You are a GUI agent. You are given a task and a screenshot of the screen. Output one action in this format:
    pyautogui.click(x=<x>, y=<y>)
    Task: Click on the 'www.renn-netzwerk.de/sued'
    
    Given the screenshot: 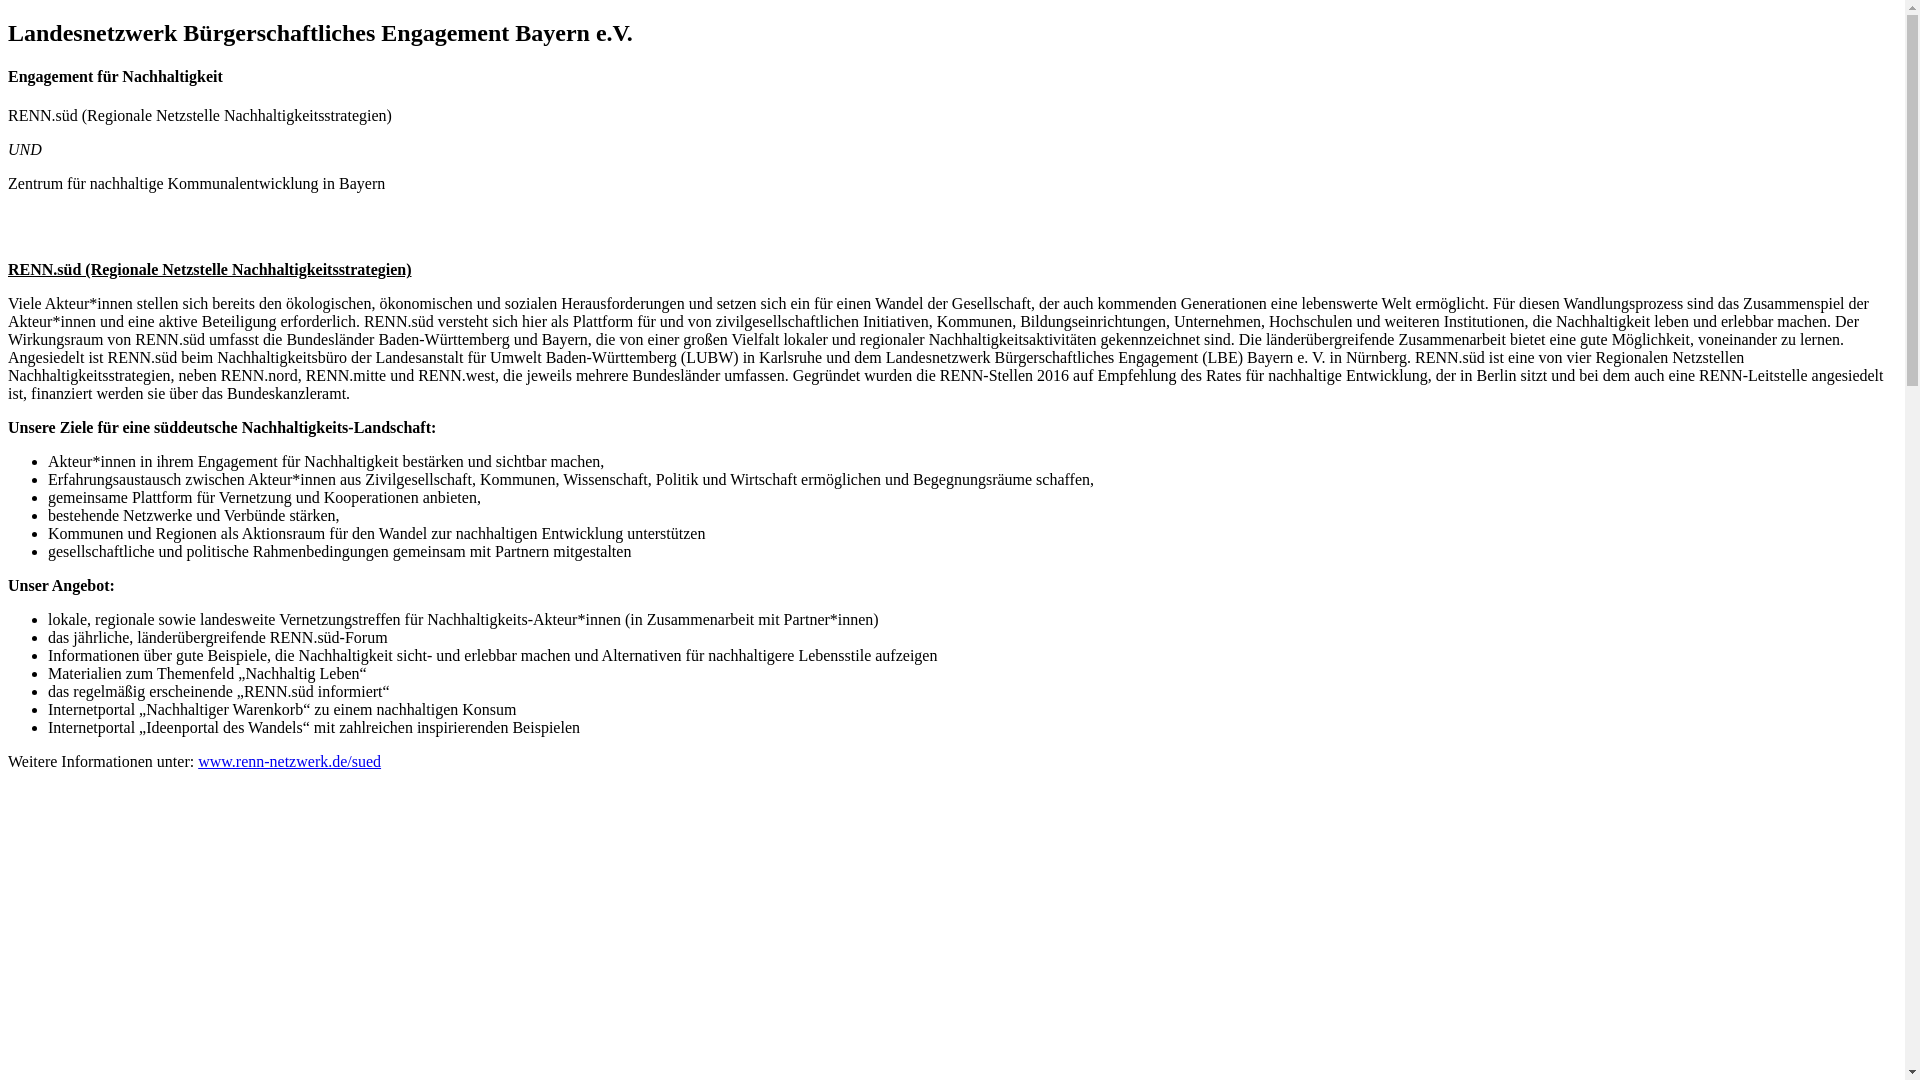 What is the action you would take?
    pyautogui.click(x=288, y=761)
    